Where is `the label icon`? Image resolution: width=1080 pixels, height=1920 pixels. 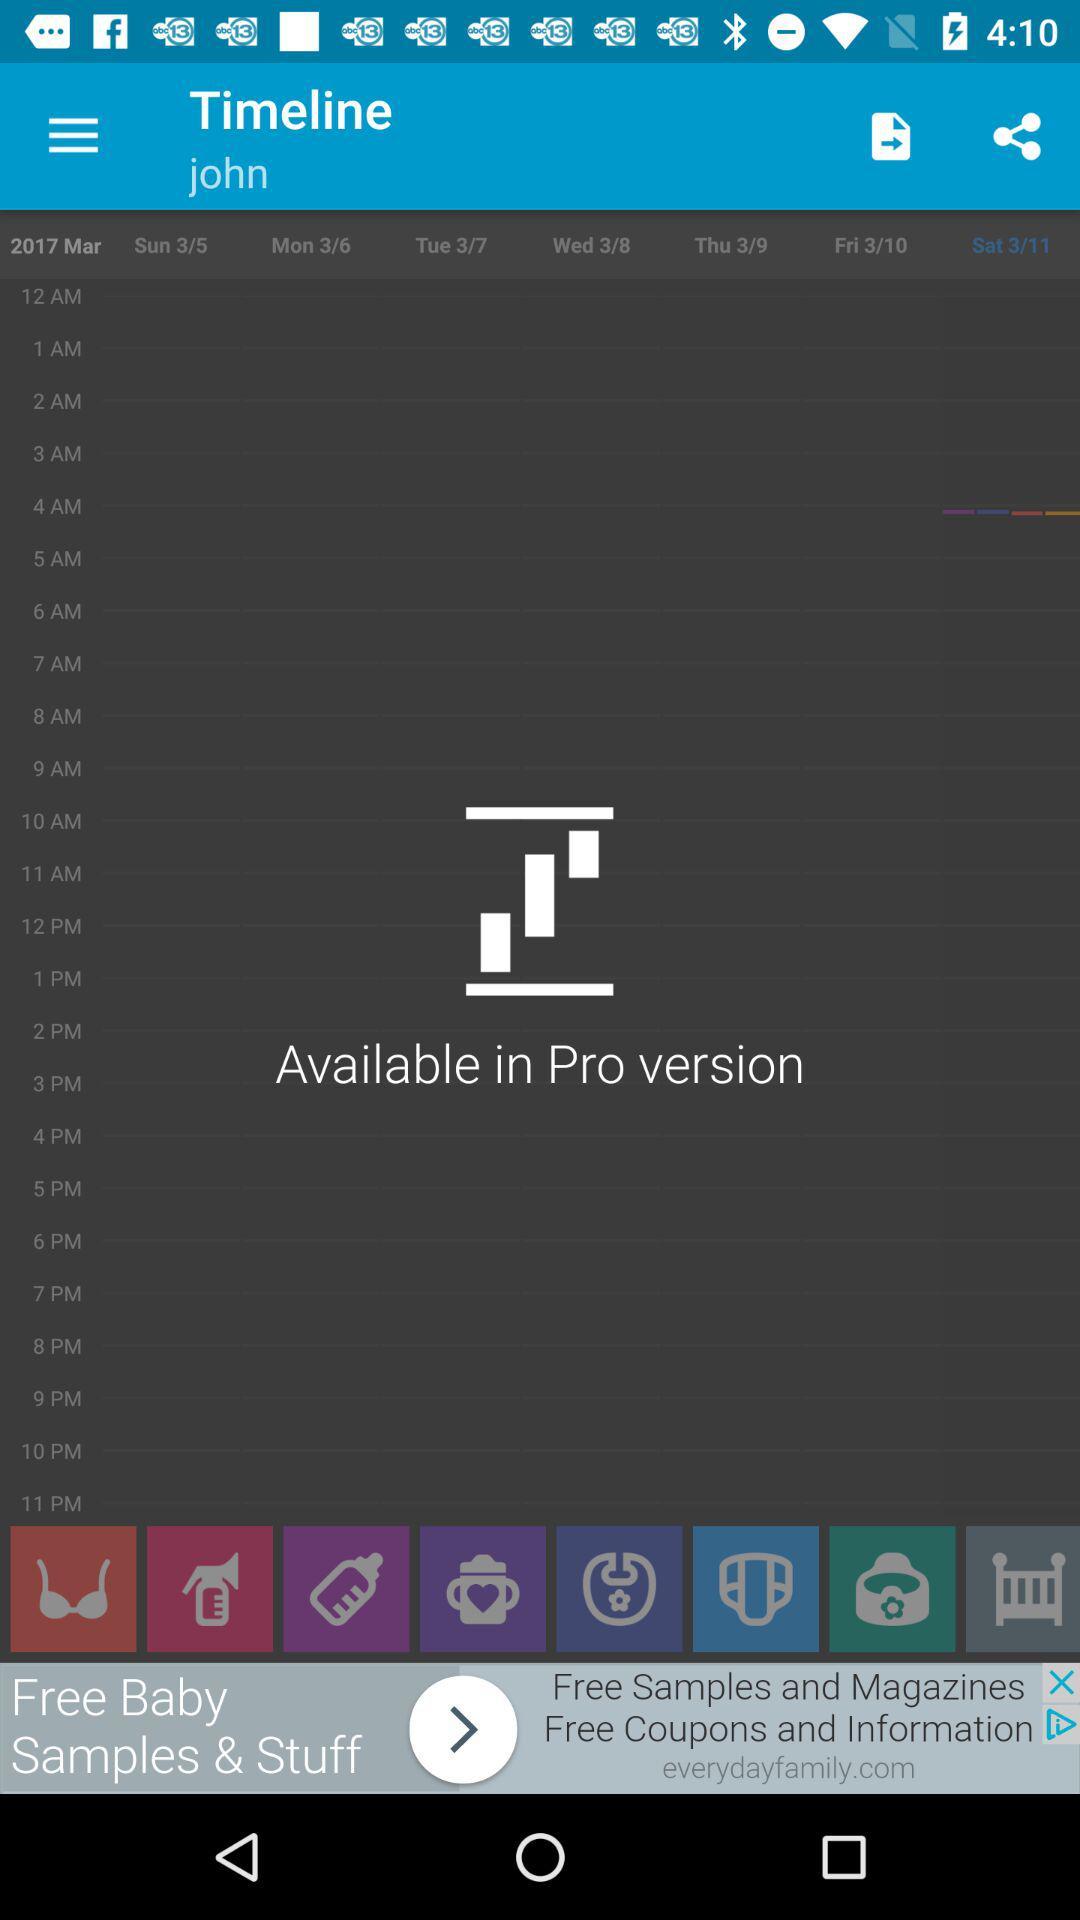
the label icon is located at coordinates (345, 1588).